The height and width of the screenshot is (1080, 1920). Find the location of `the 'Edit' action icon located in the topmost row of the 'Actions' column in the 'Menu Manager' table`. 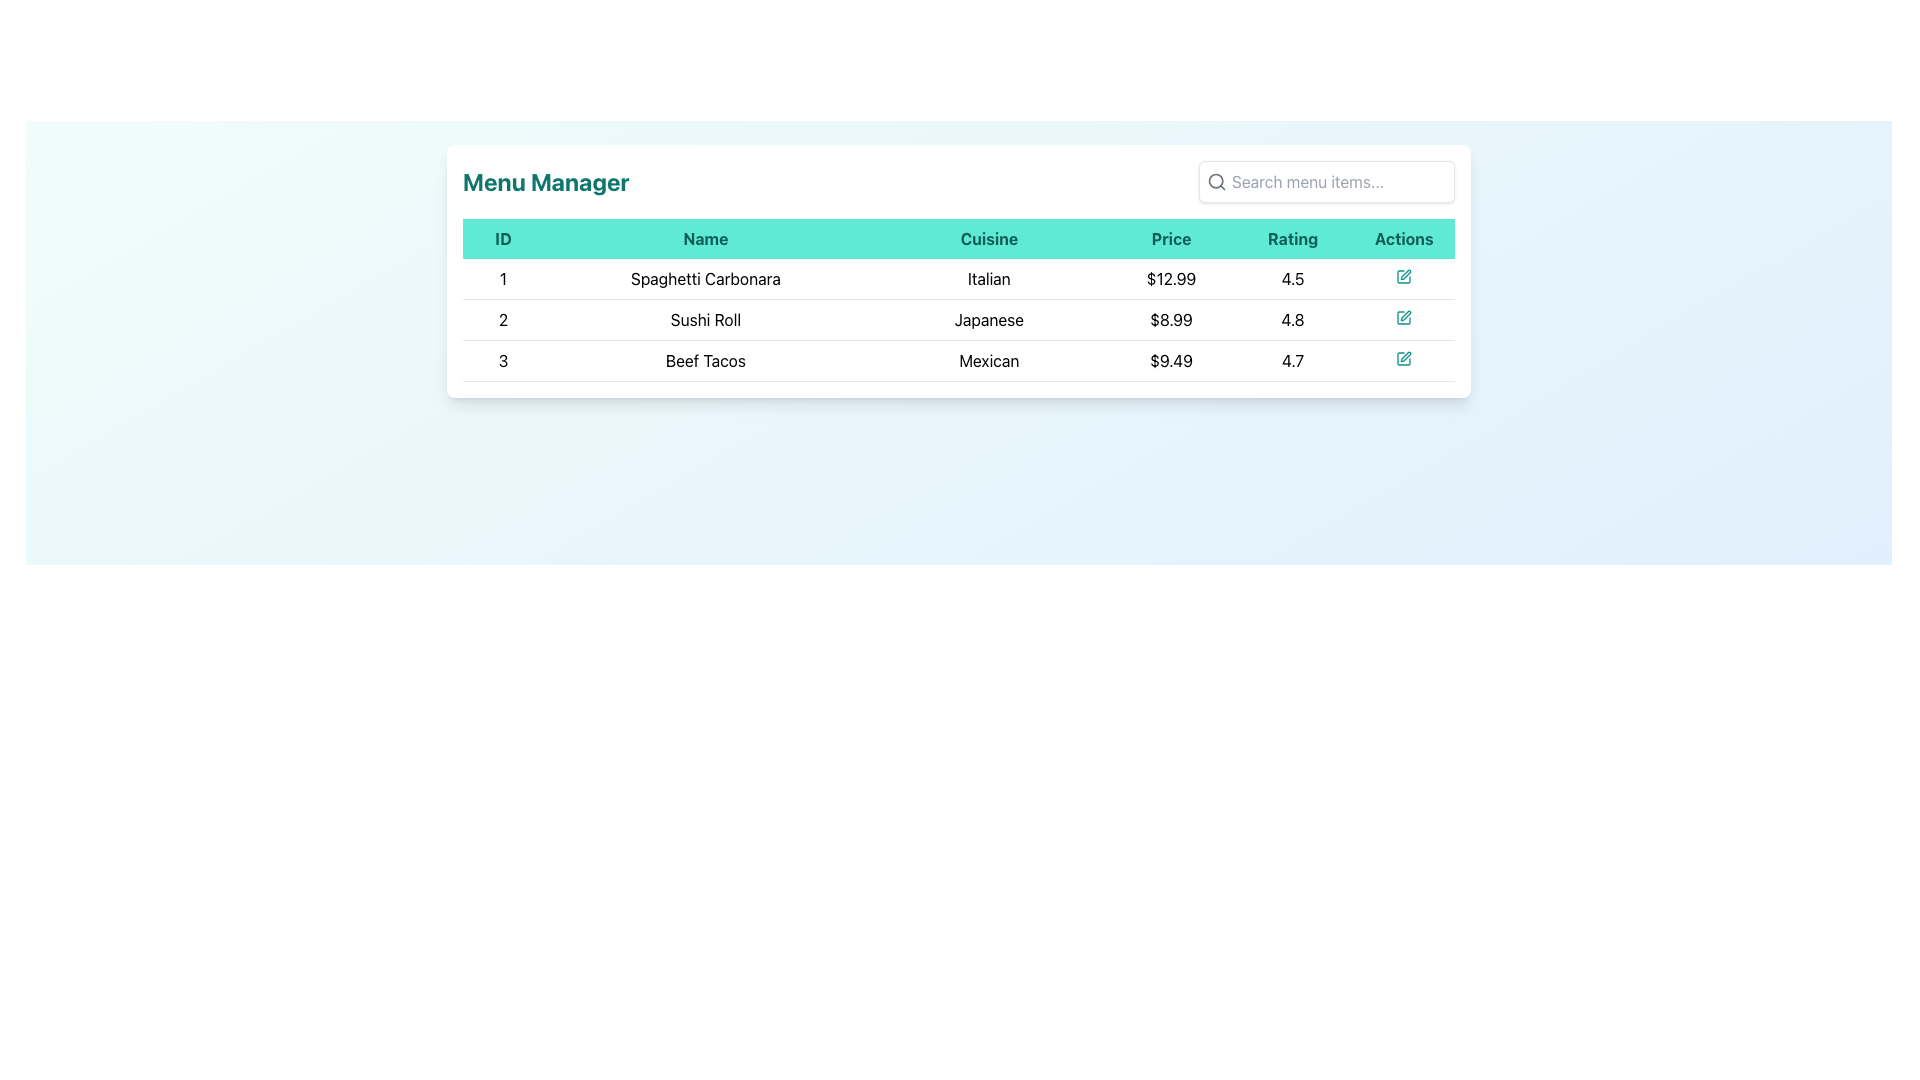

the 'Edit' action icon located in the topmost row of the 'Actions' column in the 'Menu Manager' table is located at coordinates (1403, 277).